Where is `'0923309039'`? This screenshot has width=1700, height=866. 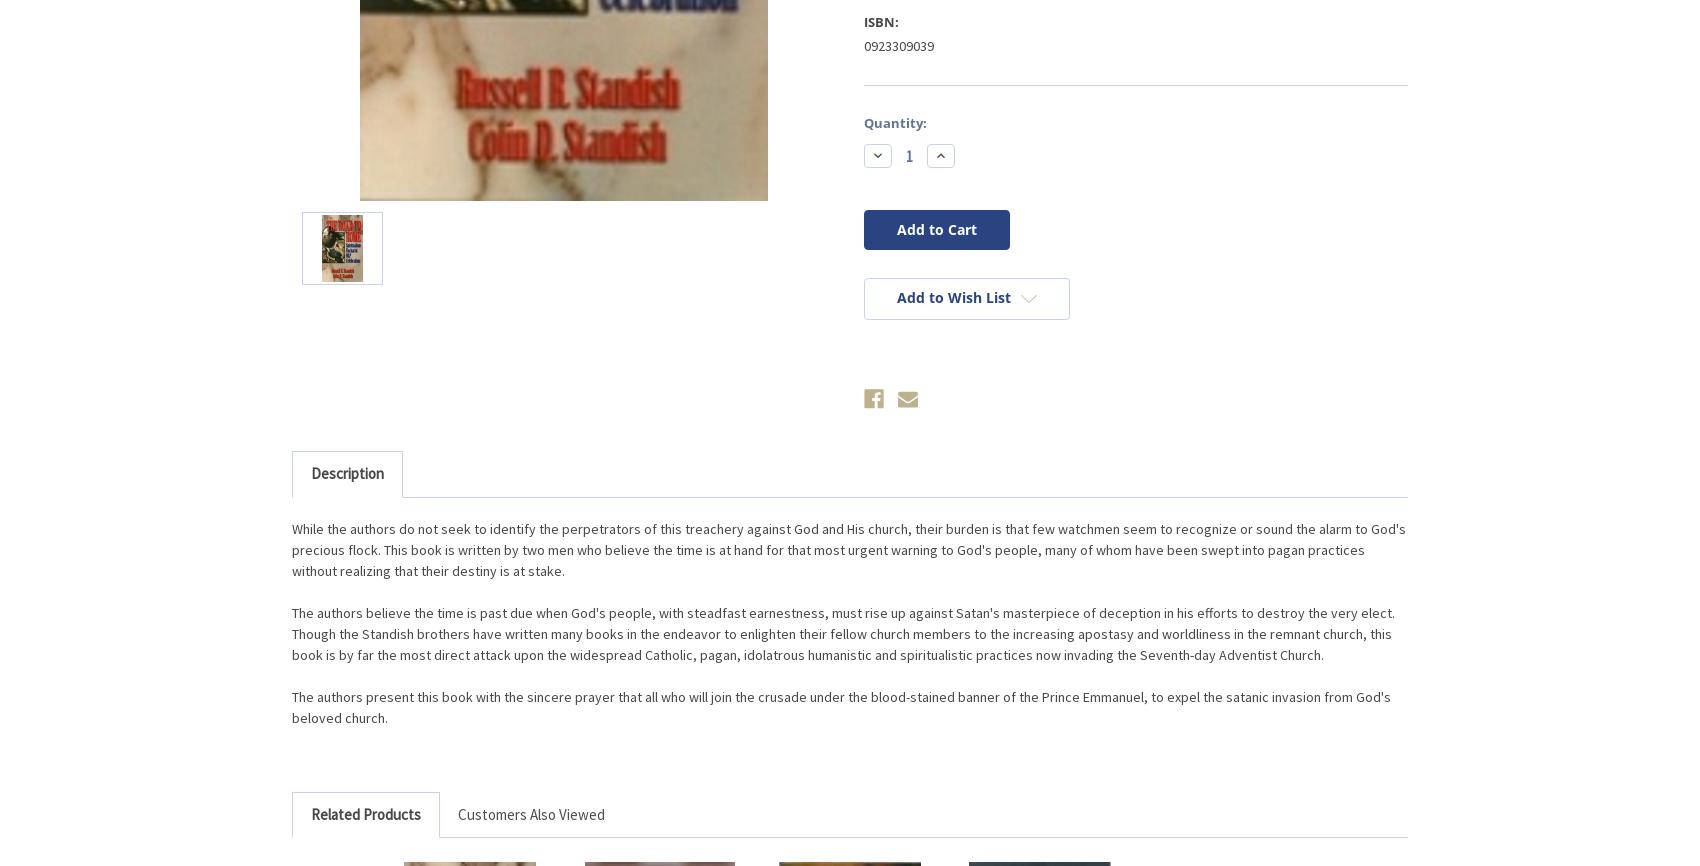 '0923309039' is located at coordinates (898, 45).